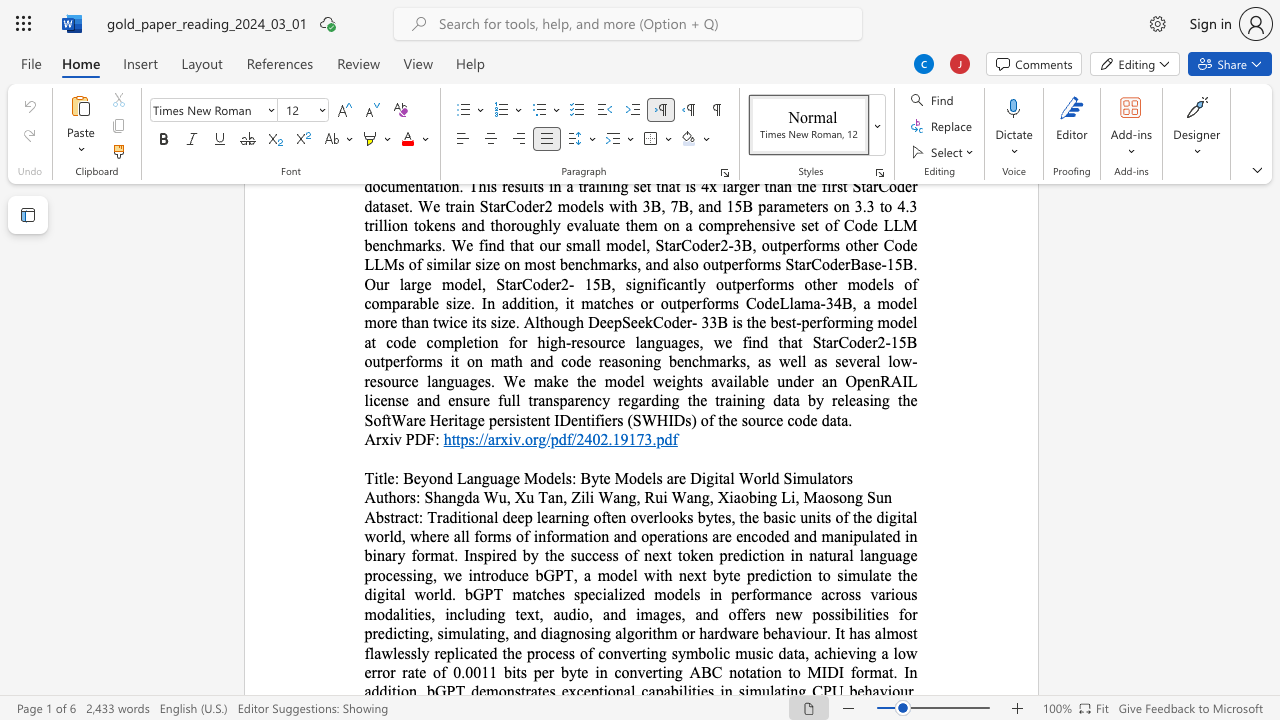 This screenshot has height=720, width=1280. Describe the element at coordinates (392, 516) in the screenshot. I see `the 1th character "t" in the text` at that location.